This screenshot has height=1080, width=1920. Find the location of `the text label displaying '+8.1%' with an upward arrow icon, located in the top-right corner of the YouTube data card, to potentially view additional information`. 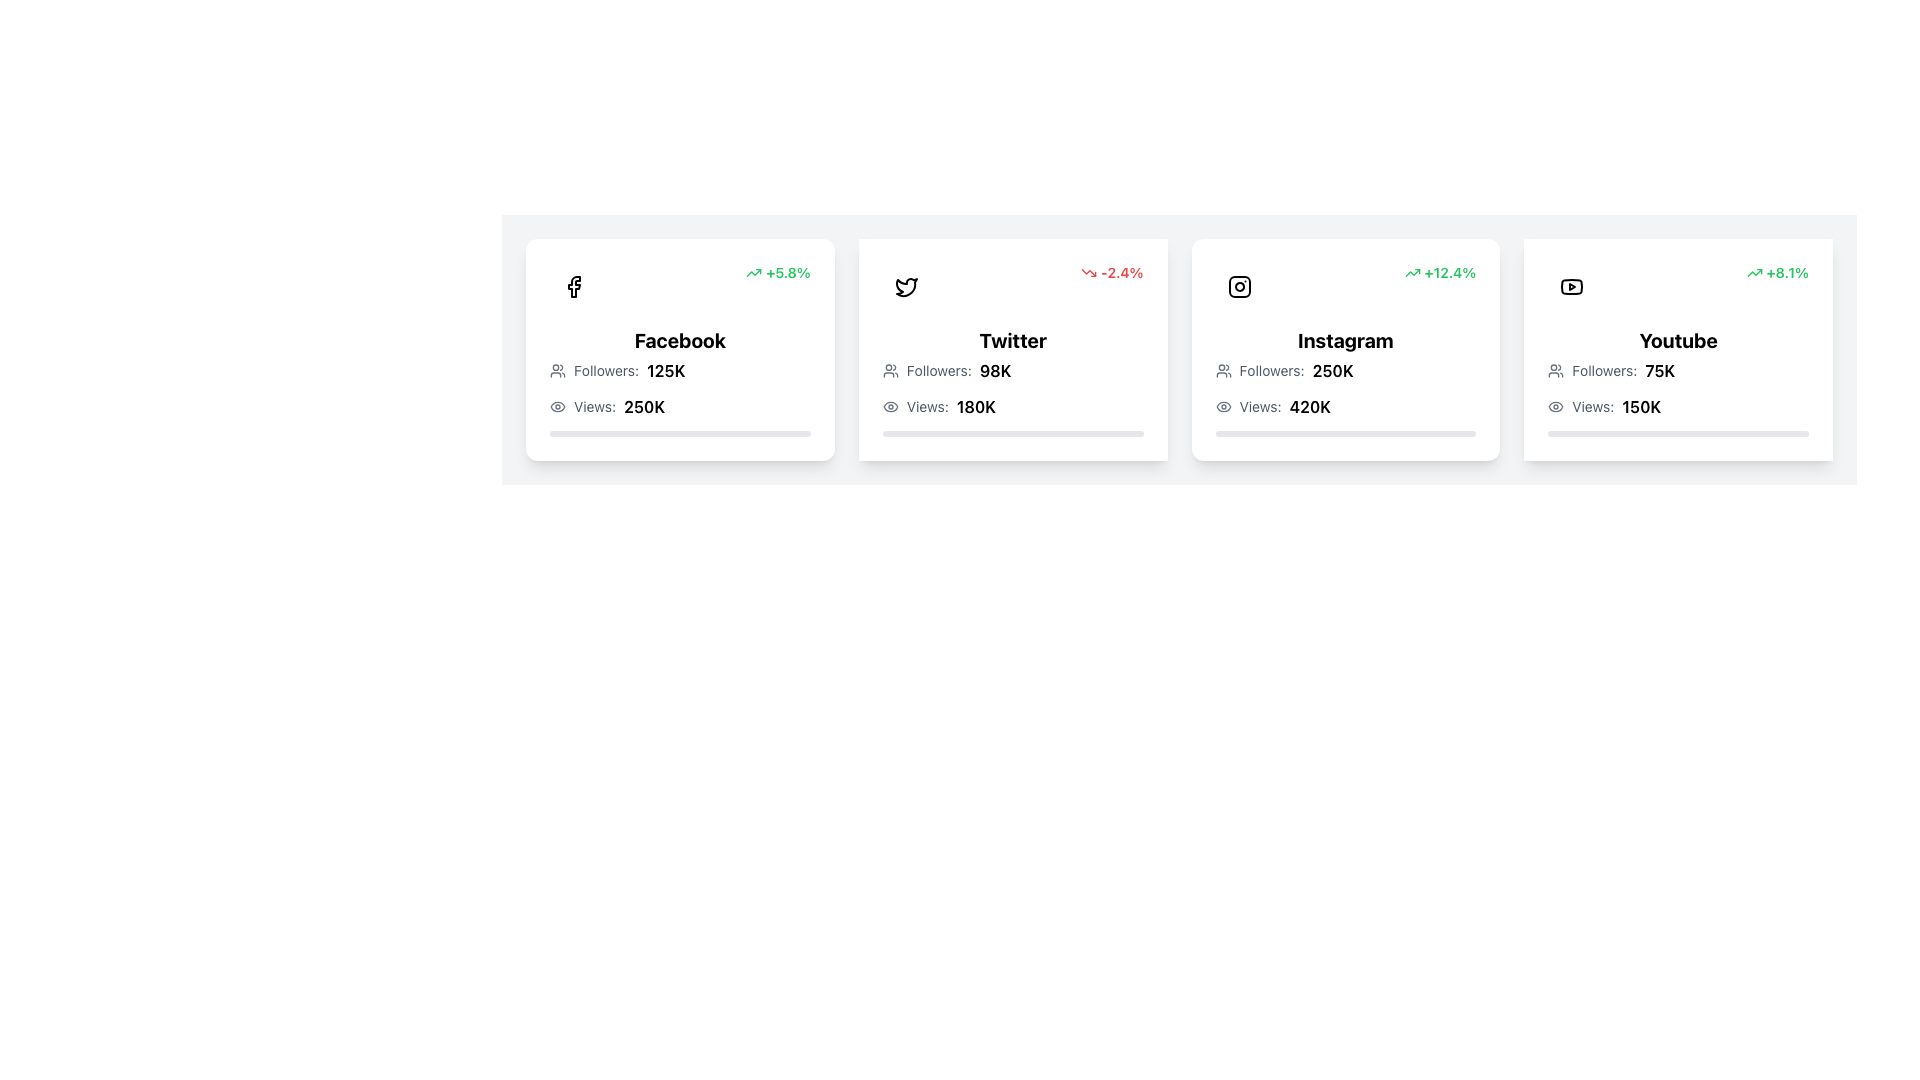

the text label displaying '+8.1%' with an upward arrow icon, located in the top-right corner of the YouTube data card, to potentially view additional information is located at coordinates (1777, 273).